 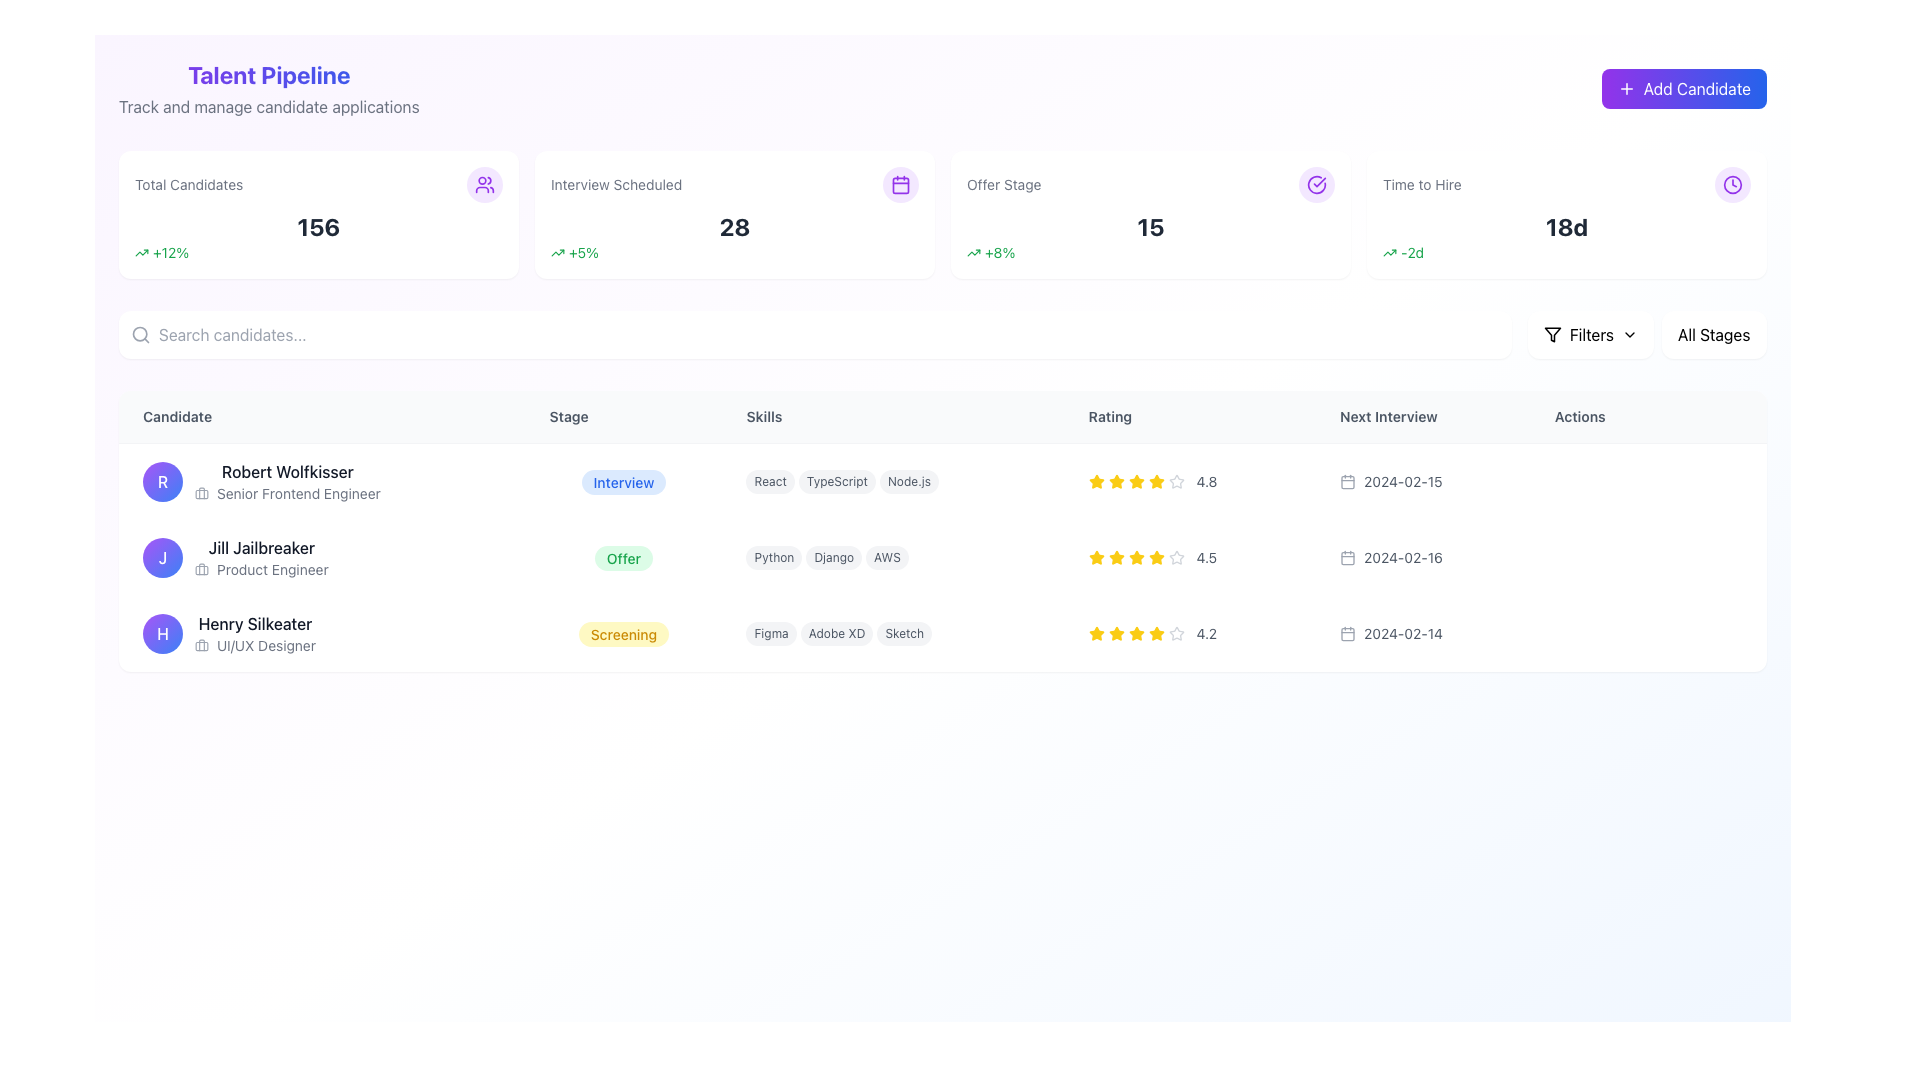 I want to click on the 'Adobe XD' label, which is a pill-shaped label with a gray background, located in the 'Skills' column associated with 'Henry Silkeater', so click(x=837, y=633).